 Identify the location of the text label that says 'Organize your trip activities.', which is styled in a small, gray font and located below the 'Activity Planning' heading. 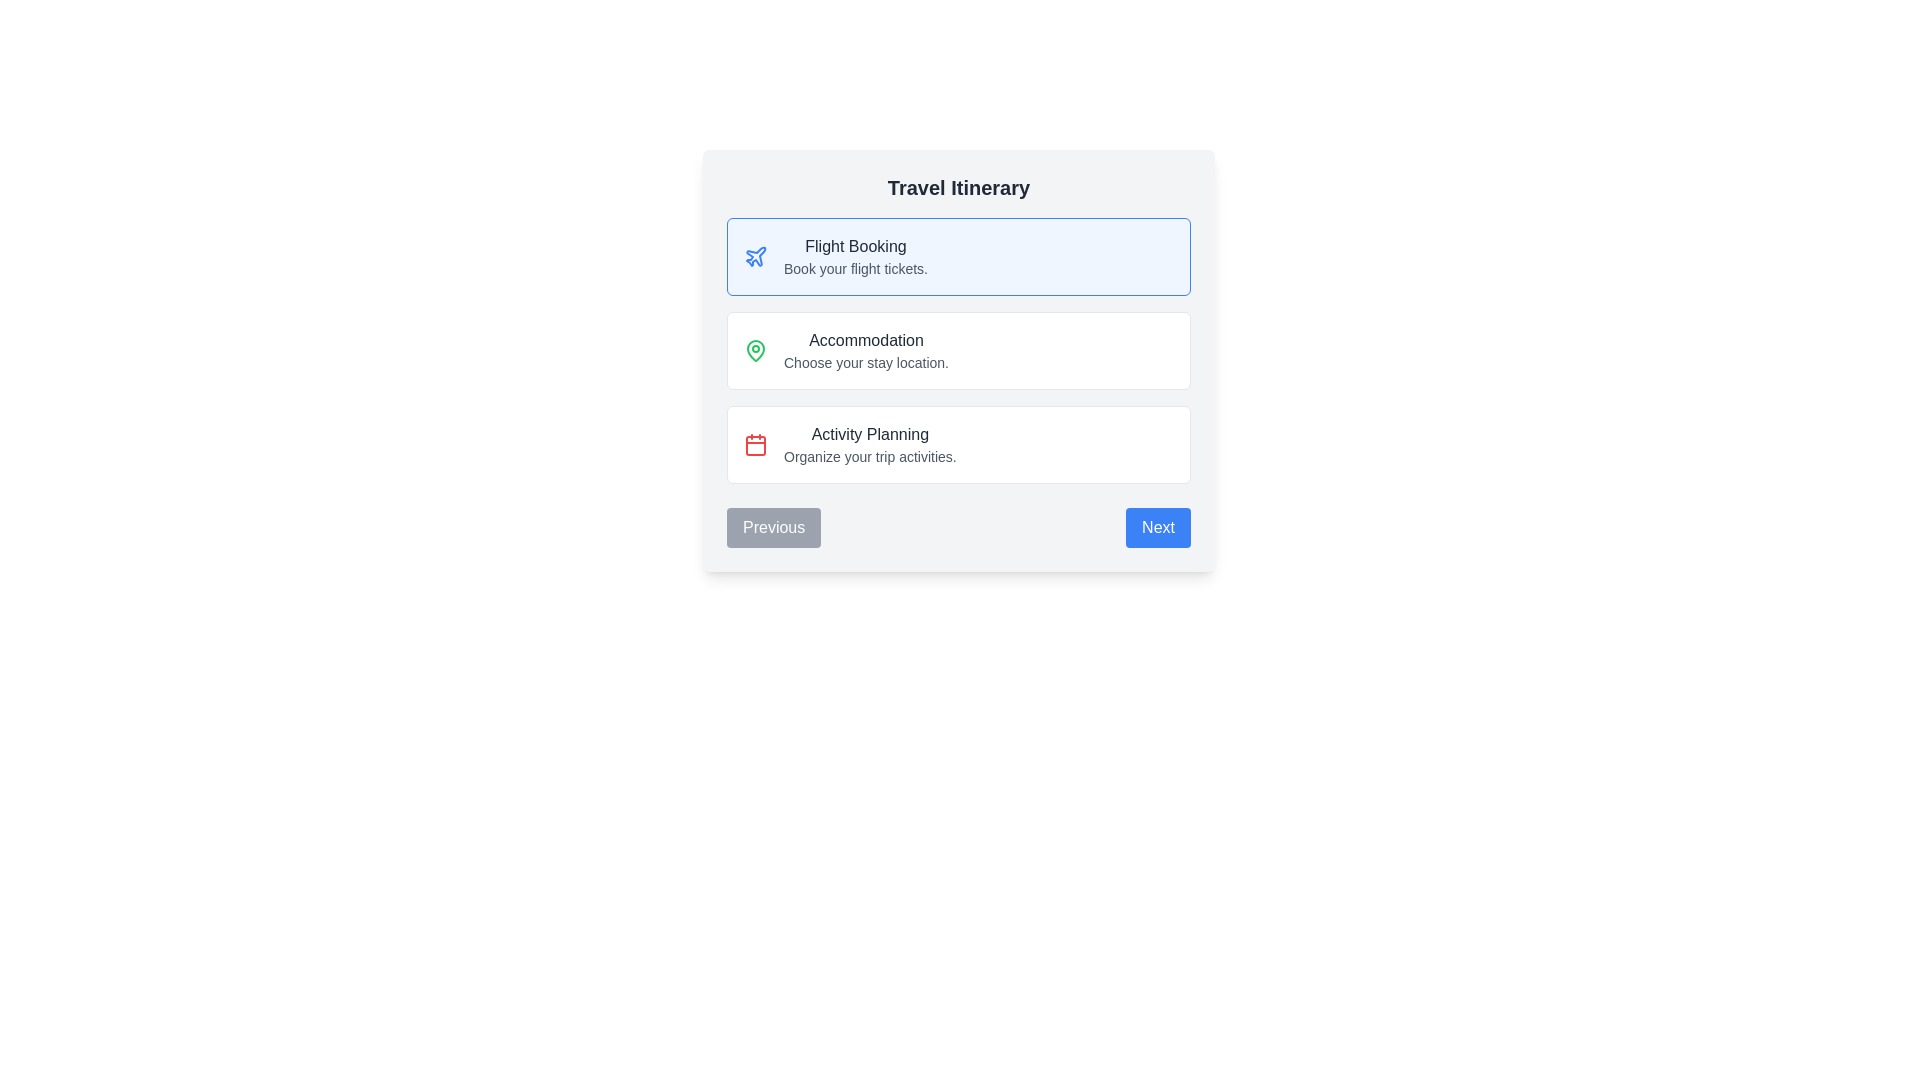
(870, 456).